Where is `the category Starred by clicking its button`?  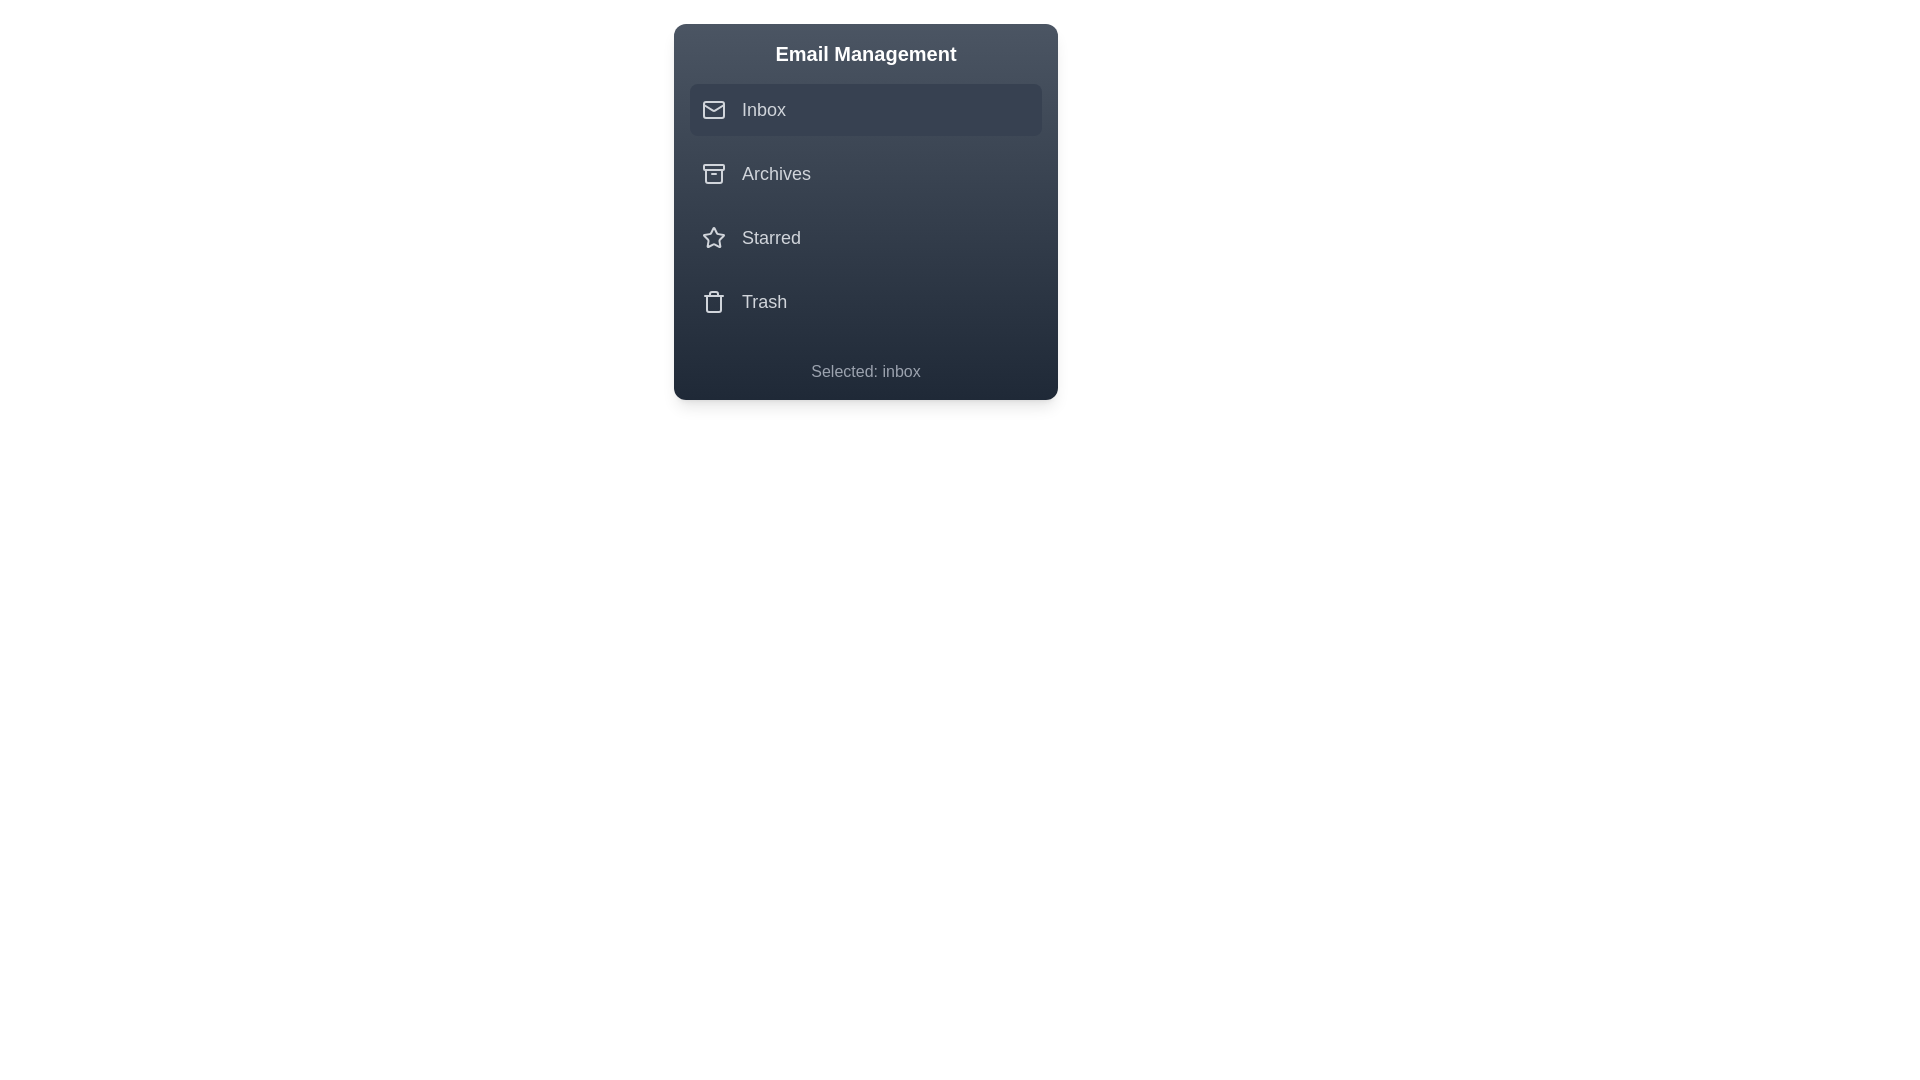 the category Starred by clicking its button is located at coordinates (865, 237).